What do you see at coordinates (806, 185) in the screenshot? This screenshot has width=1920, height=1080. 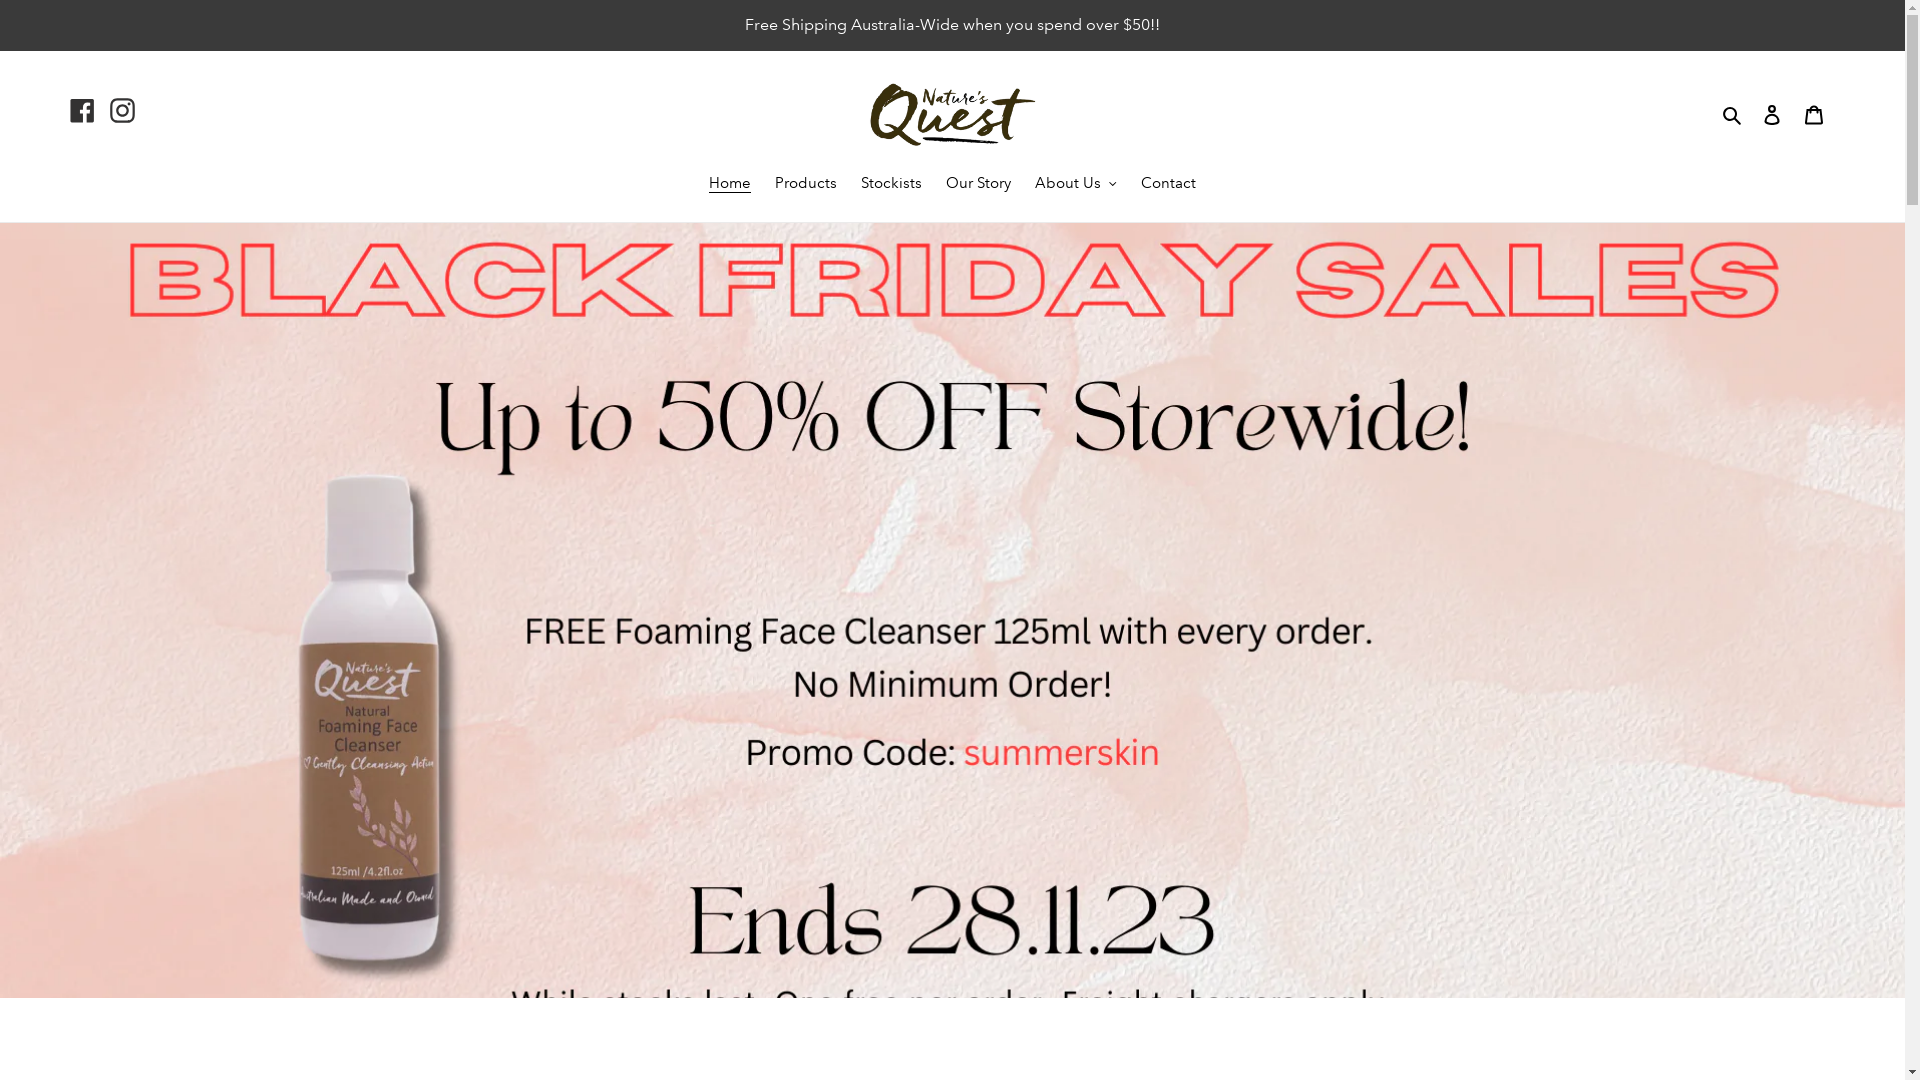 I see `'Products'` at bounding box center [806, 185].